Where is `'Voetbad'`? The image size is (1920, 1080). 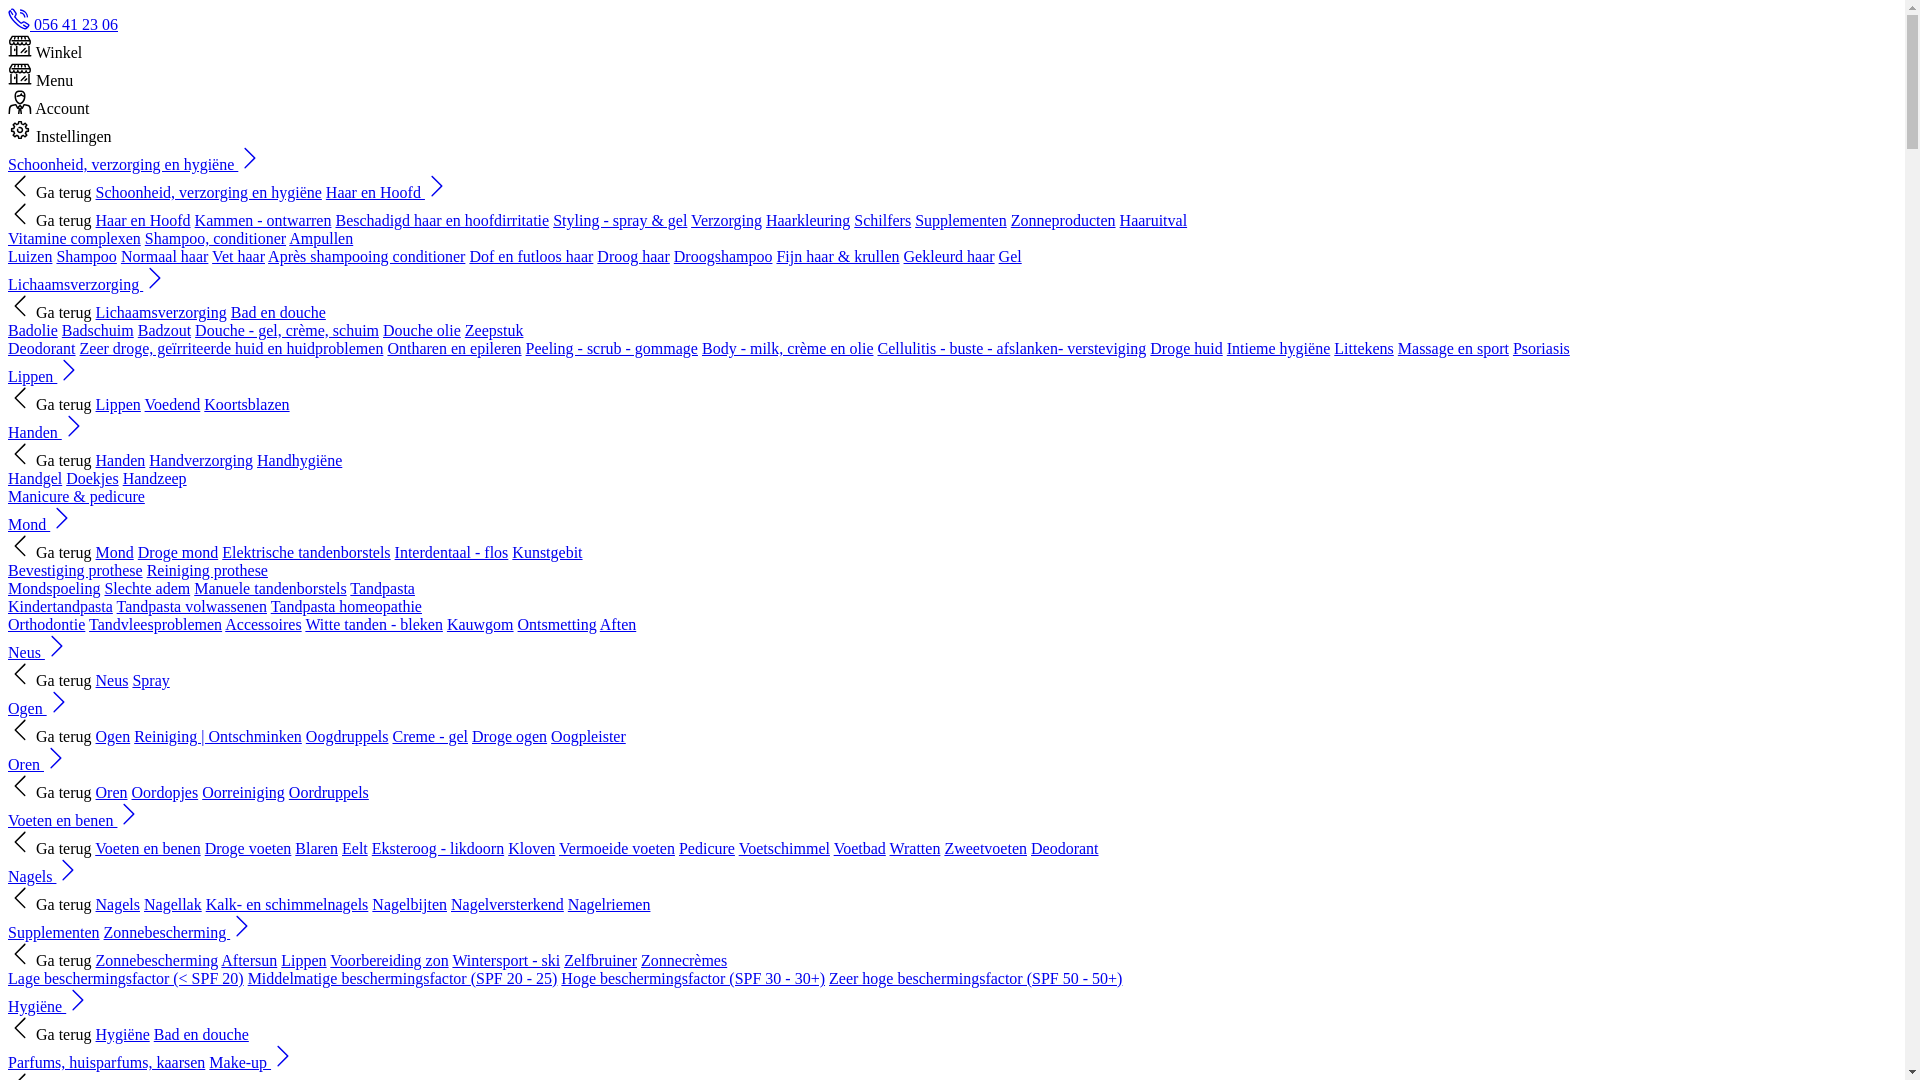
'Voetbad' is located at coordinates (859, 848).